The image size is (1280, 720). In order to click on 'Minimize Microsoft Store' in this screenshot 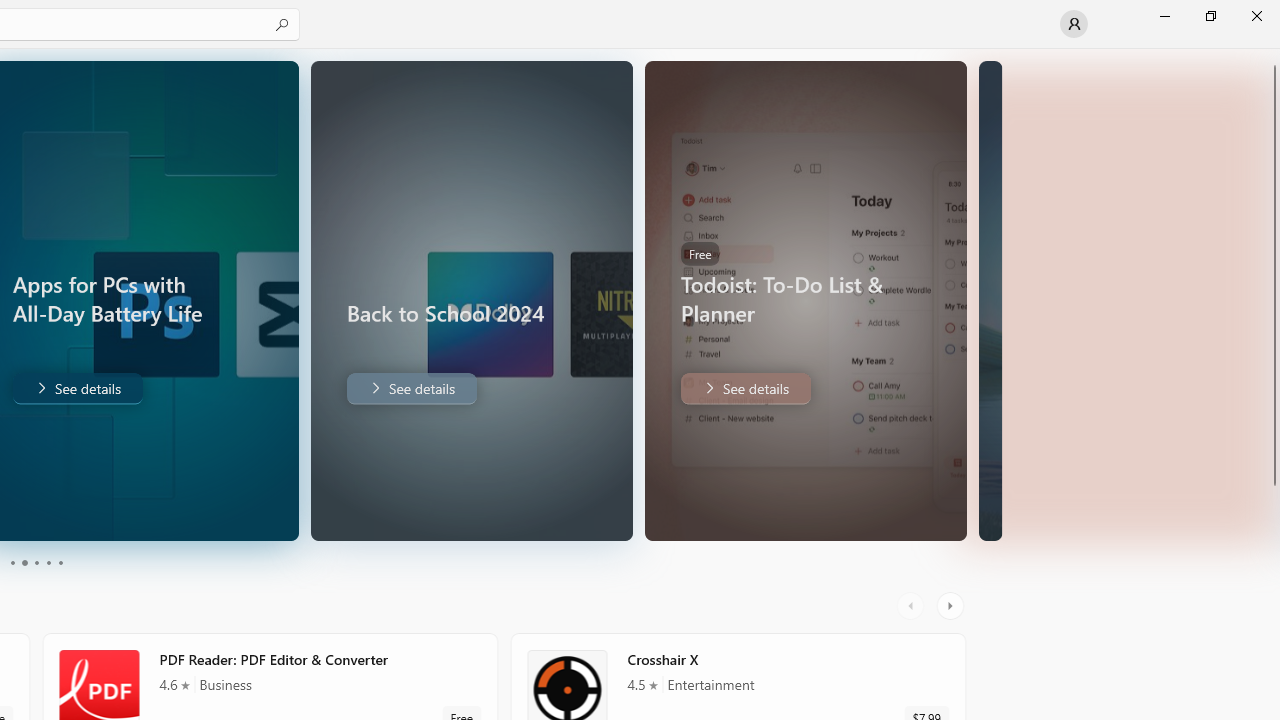, I will do `click(1164, 15)`.